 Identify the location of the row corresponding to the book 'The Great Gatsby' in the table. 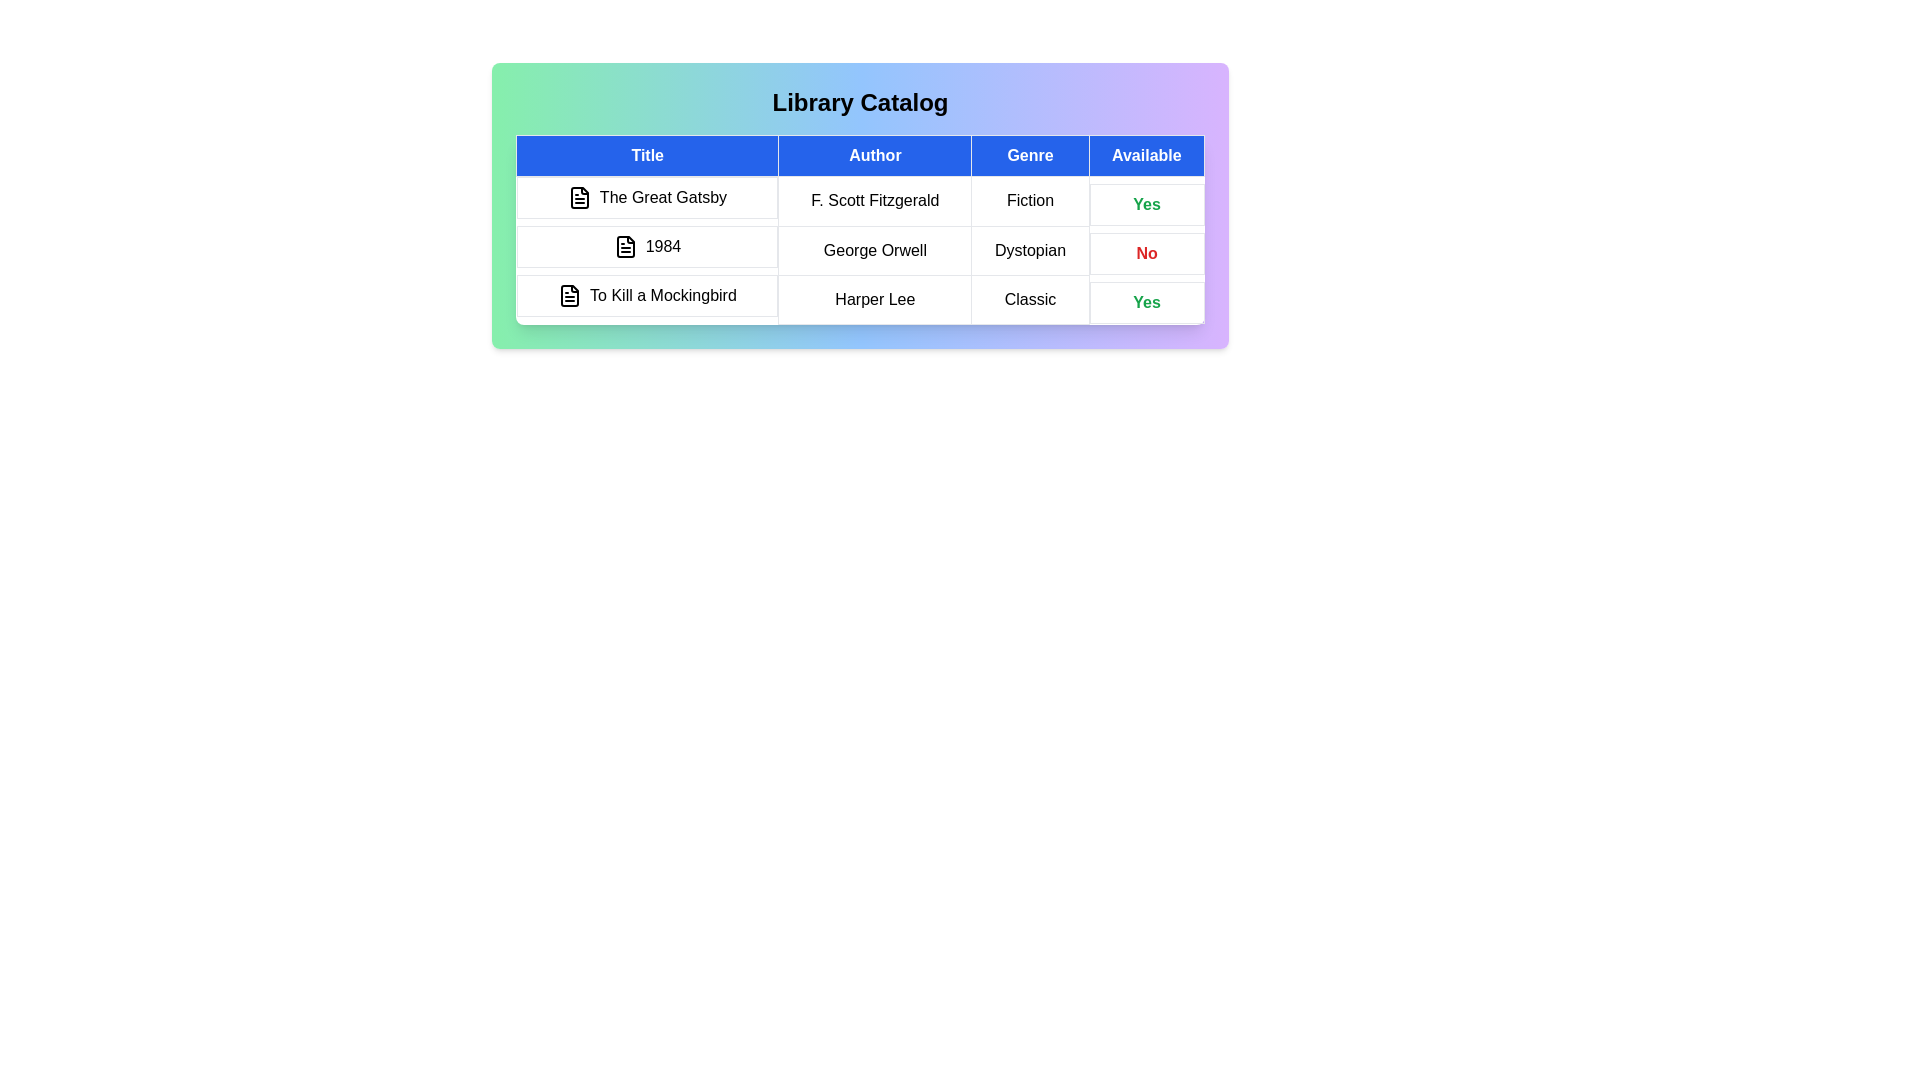
(860, 201).